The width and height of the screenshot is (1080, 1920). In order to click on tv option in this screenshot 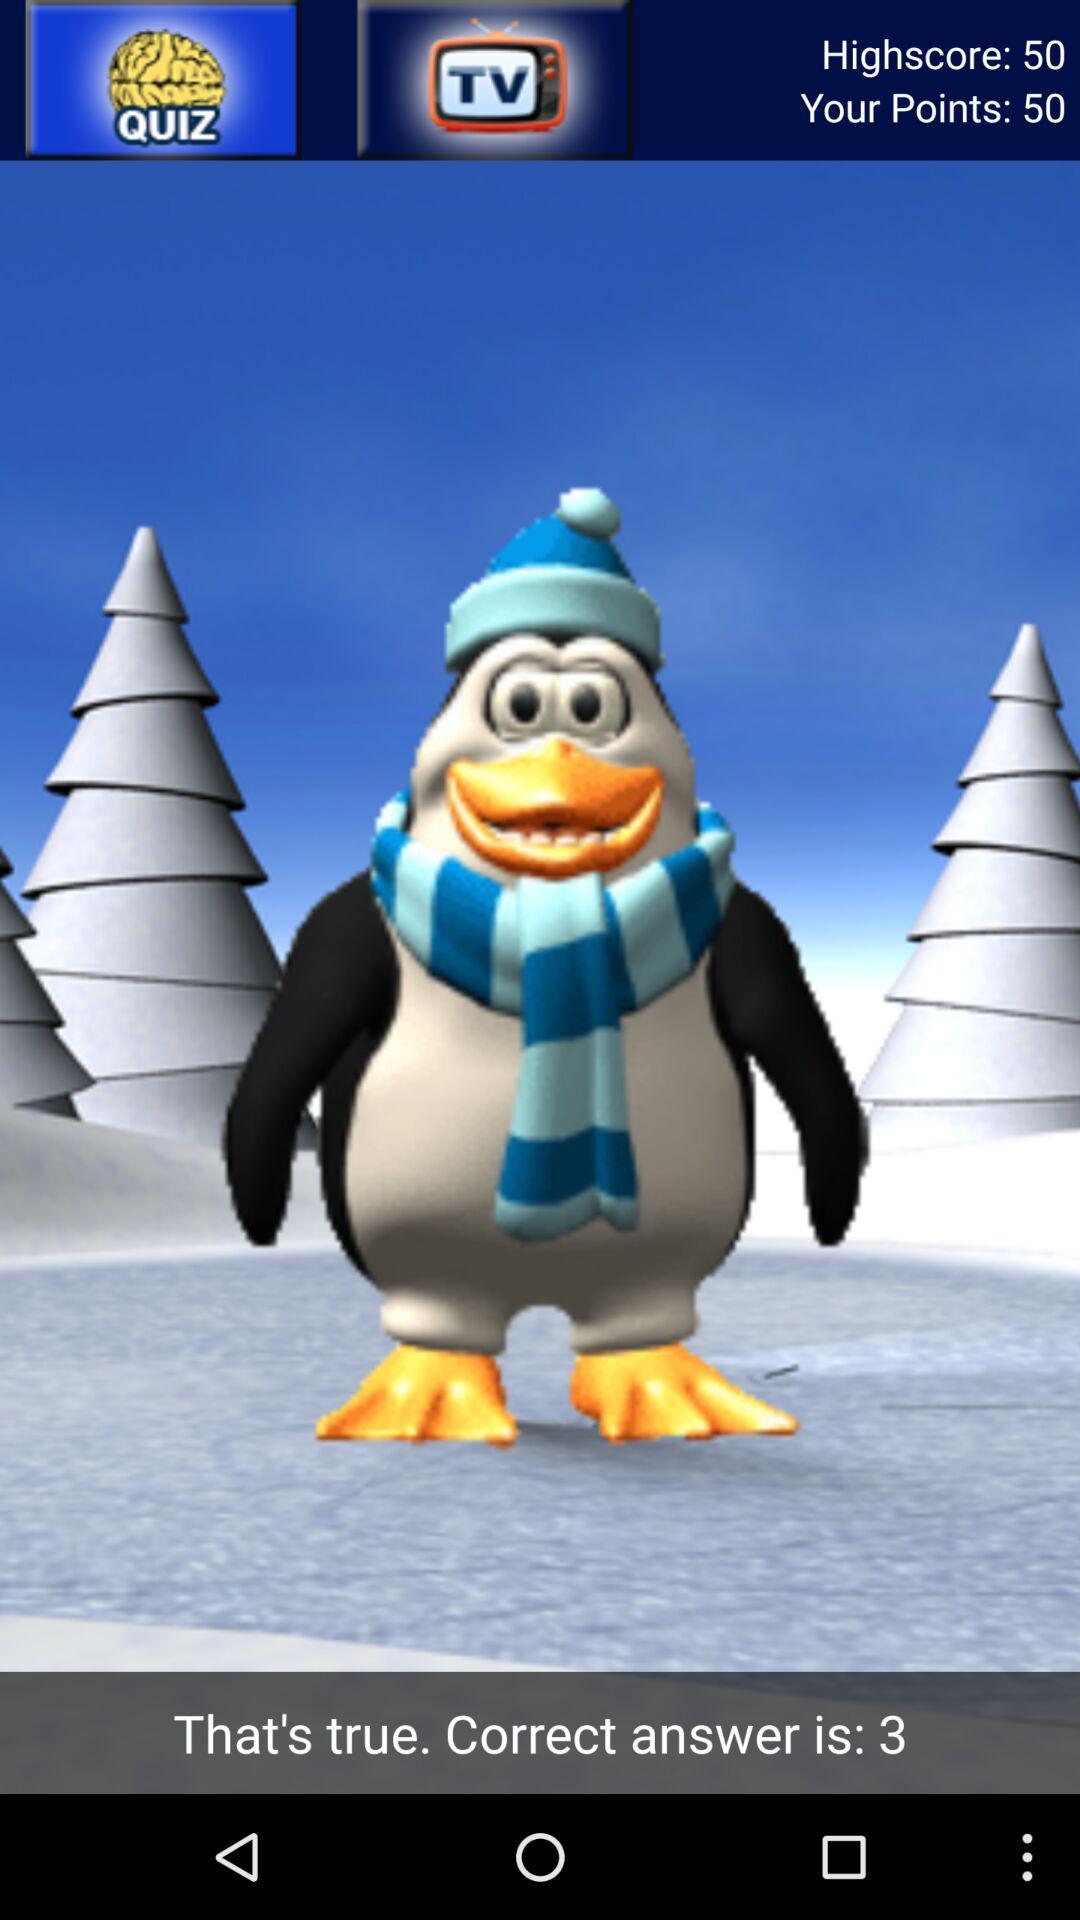, I will do `click(493, 80)`.